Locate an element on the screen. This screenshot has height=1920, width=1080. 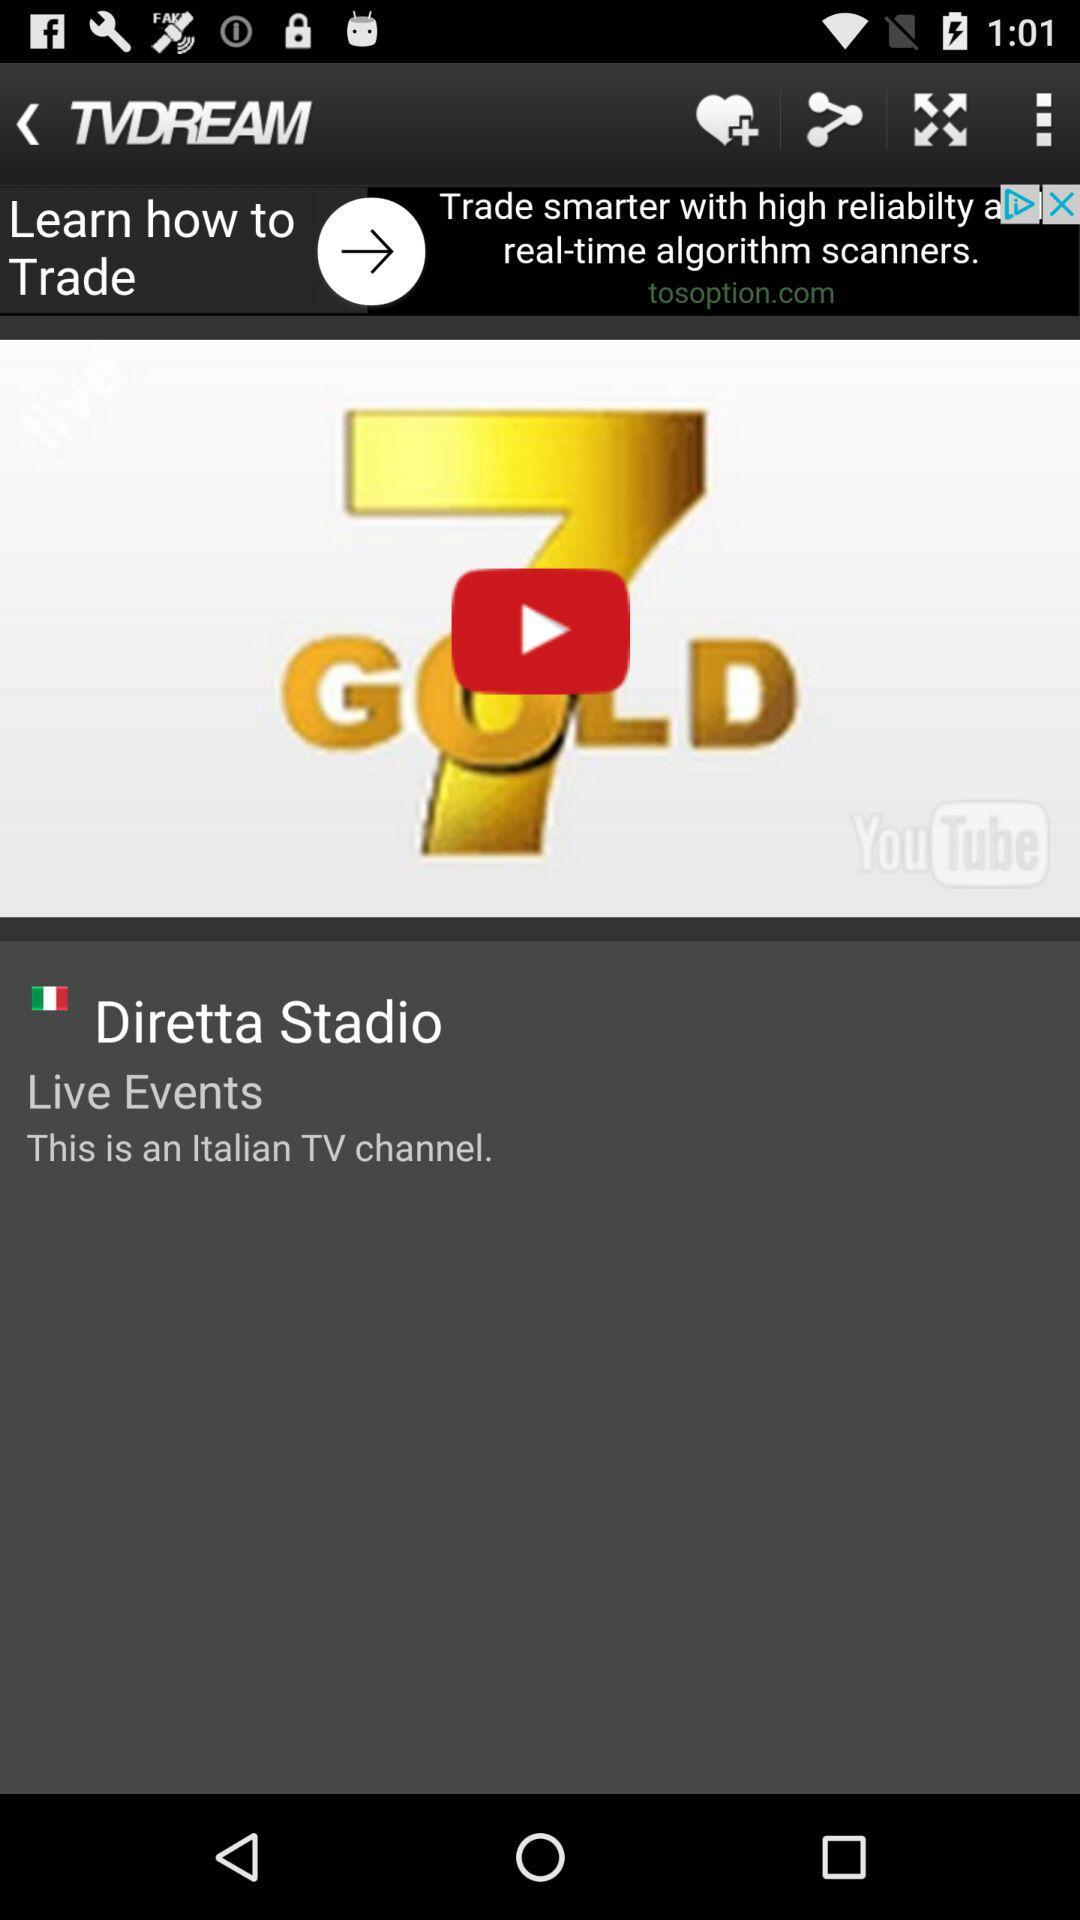
advertisement source is located at coordinates (540, 249).